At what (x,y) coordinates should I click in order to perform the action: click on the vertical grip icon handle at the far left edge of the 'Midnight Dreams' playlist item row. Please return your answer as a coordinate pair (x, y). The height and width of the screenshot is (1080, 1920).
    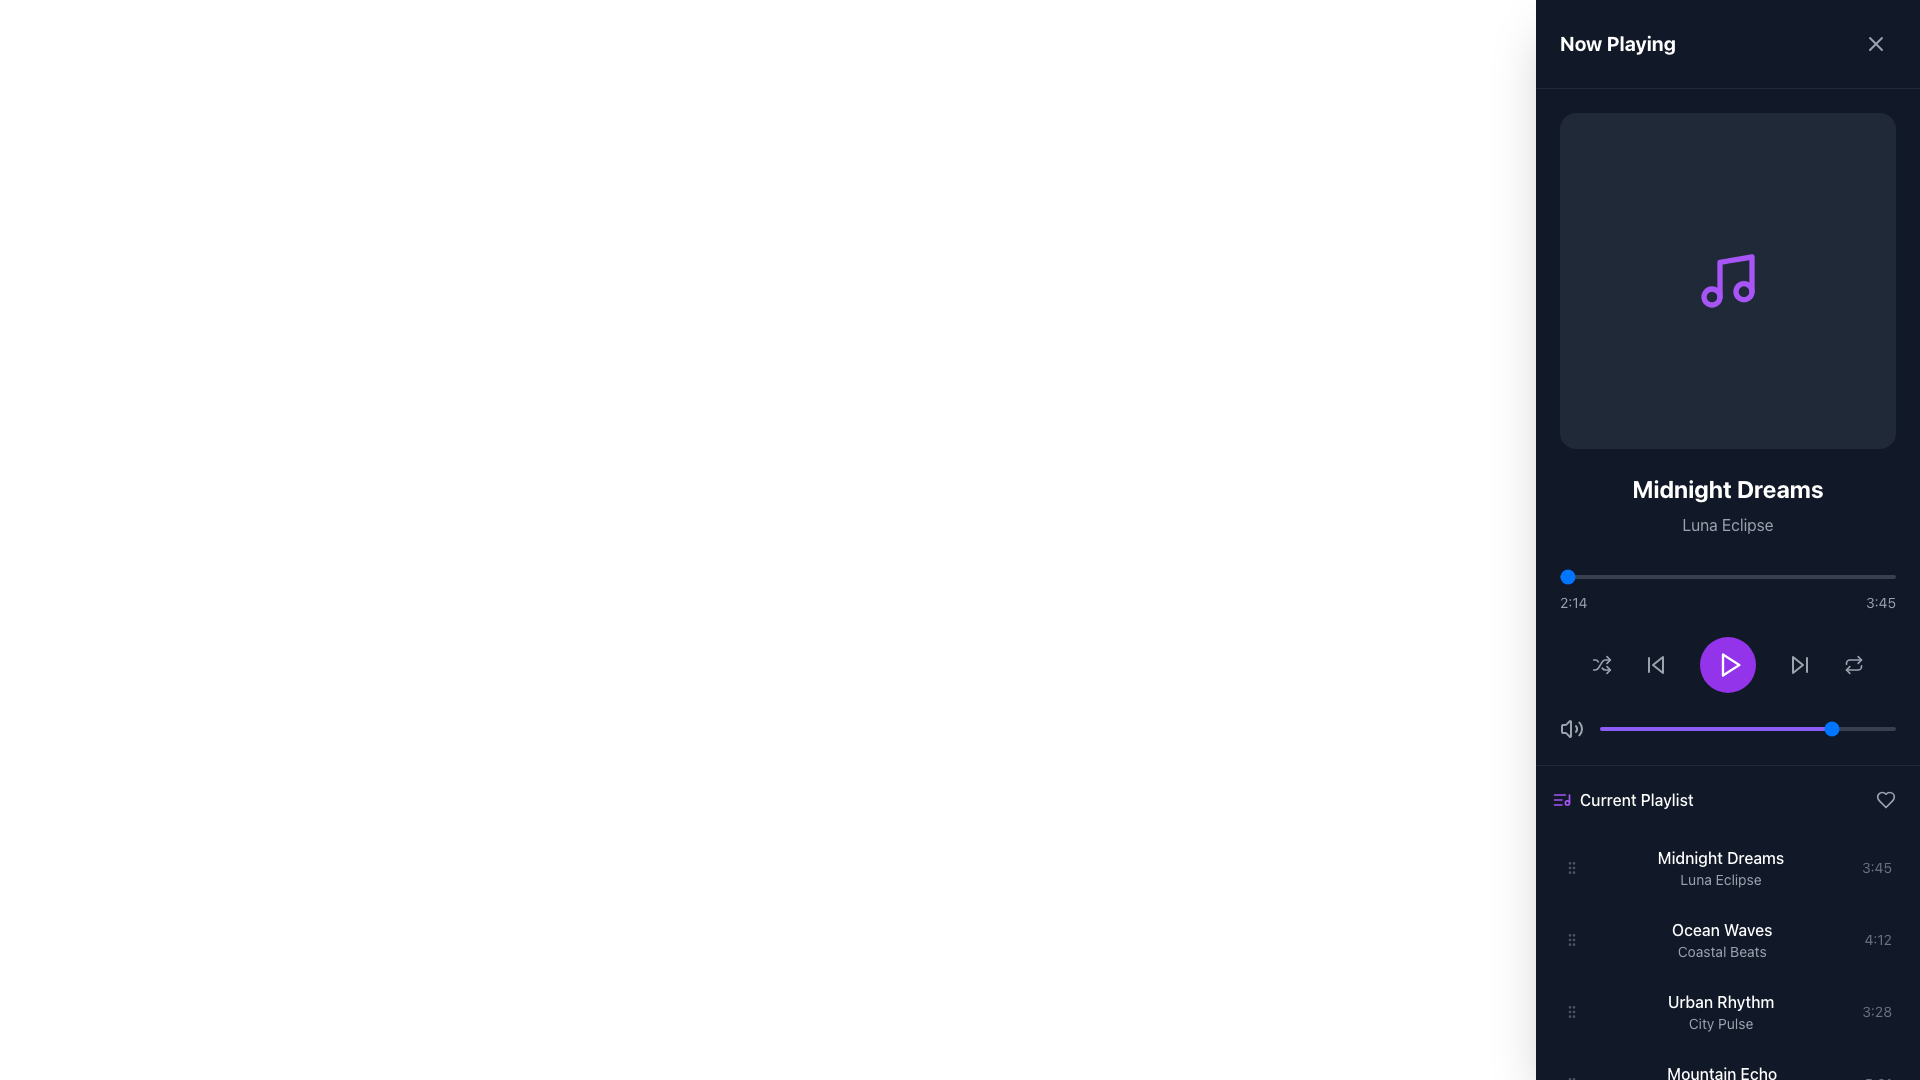
    Looking at the image, I should click on (1570, 866).